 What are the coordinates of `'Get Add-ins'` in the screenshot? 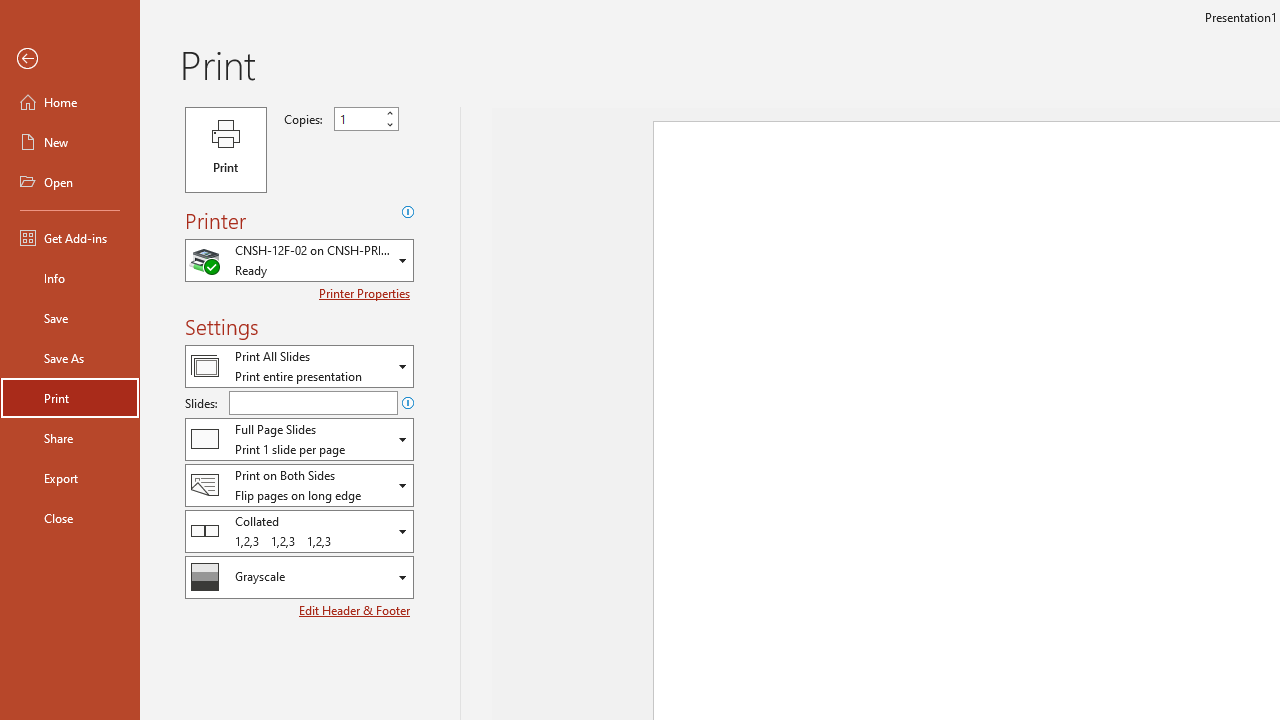 It's located at (69, 236).